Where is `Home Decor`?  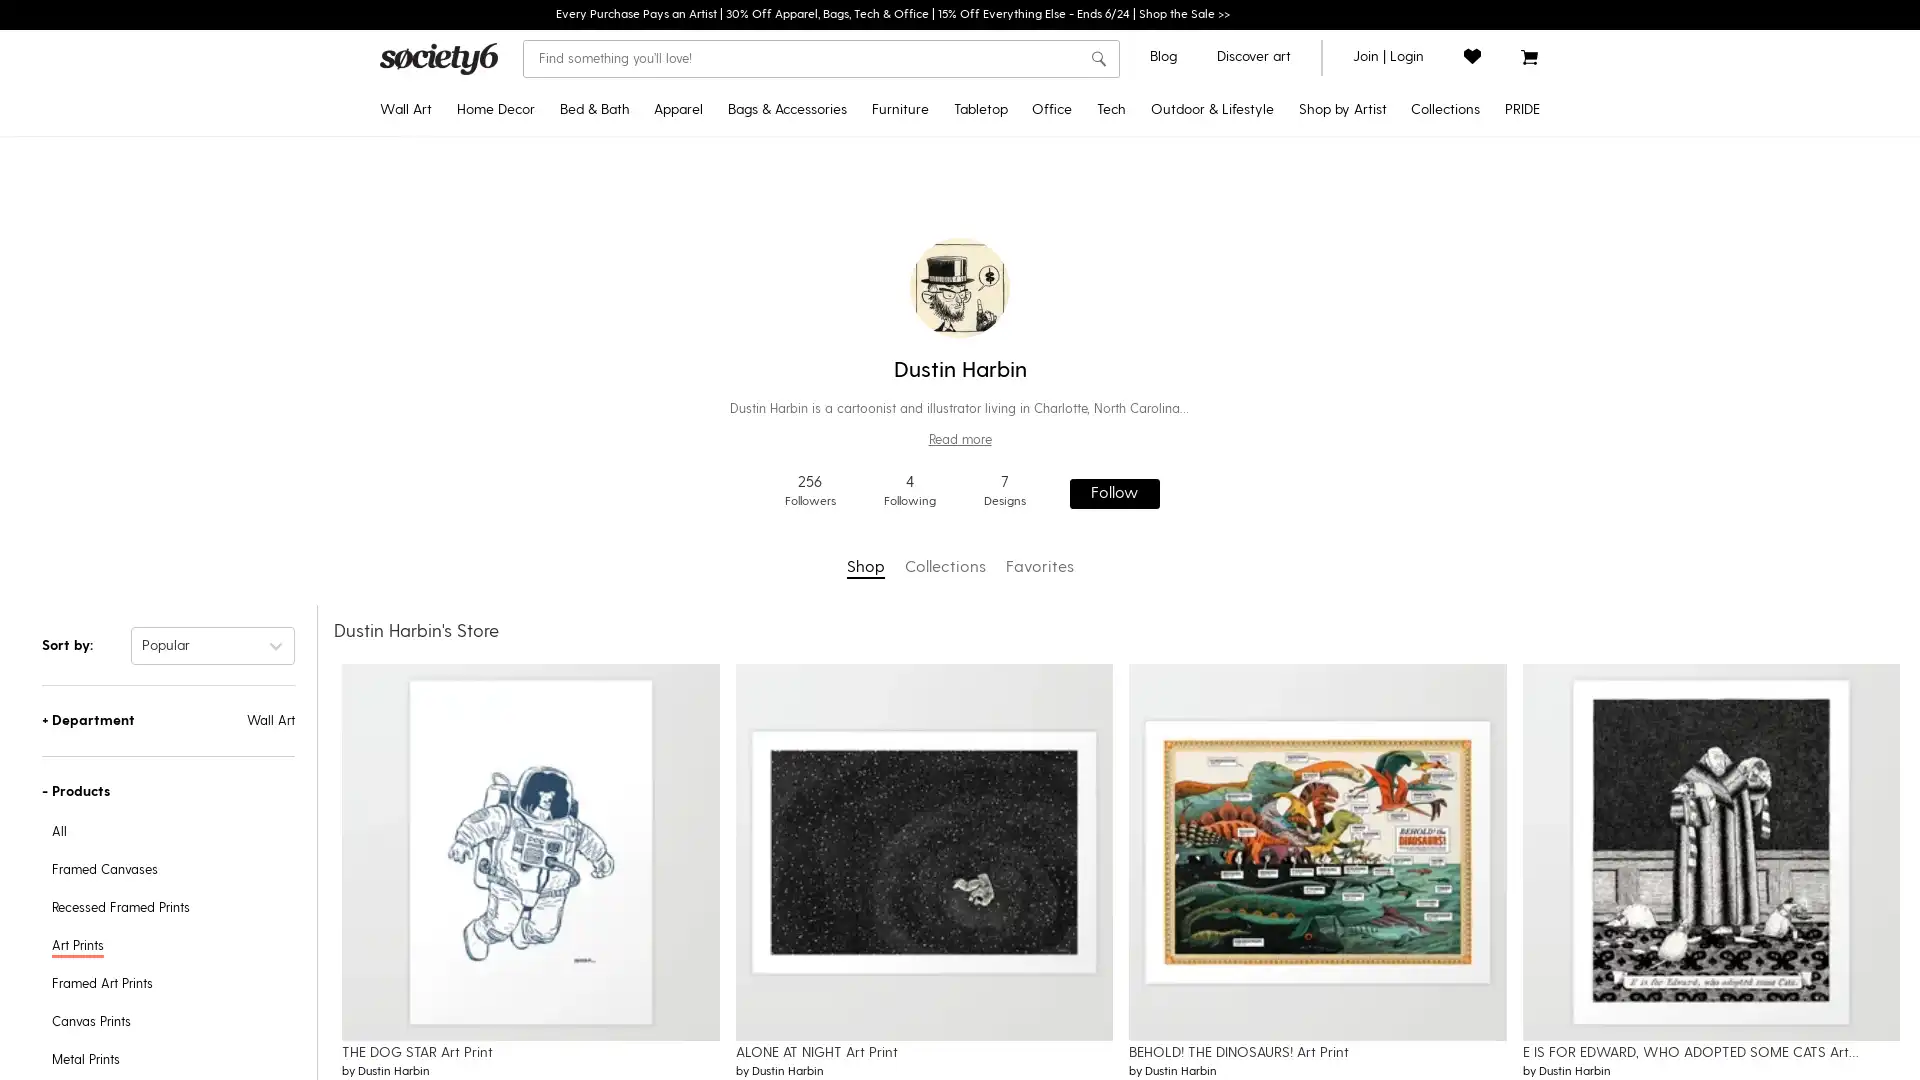
Home Decor is located at coordinates (494, 110).